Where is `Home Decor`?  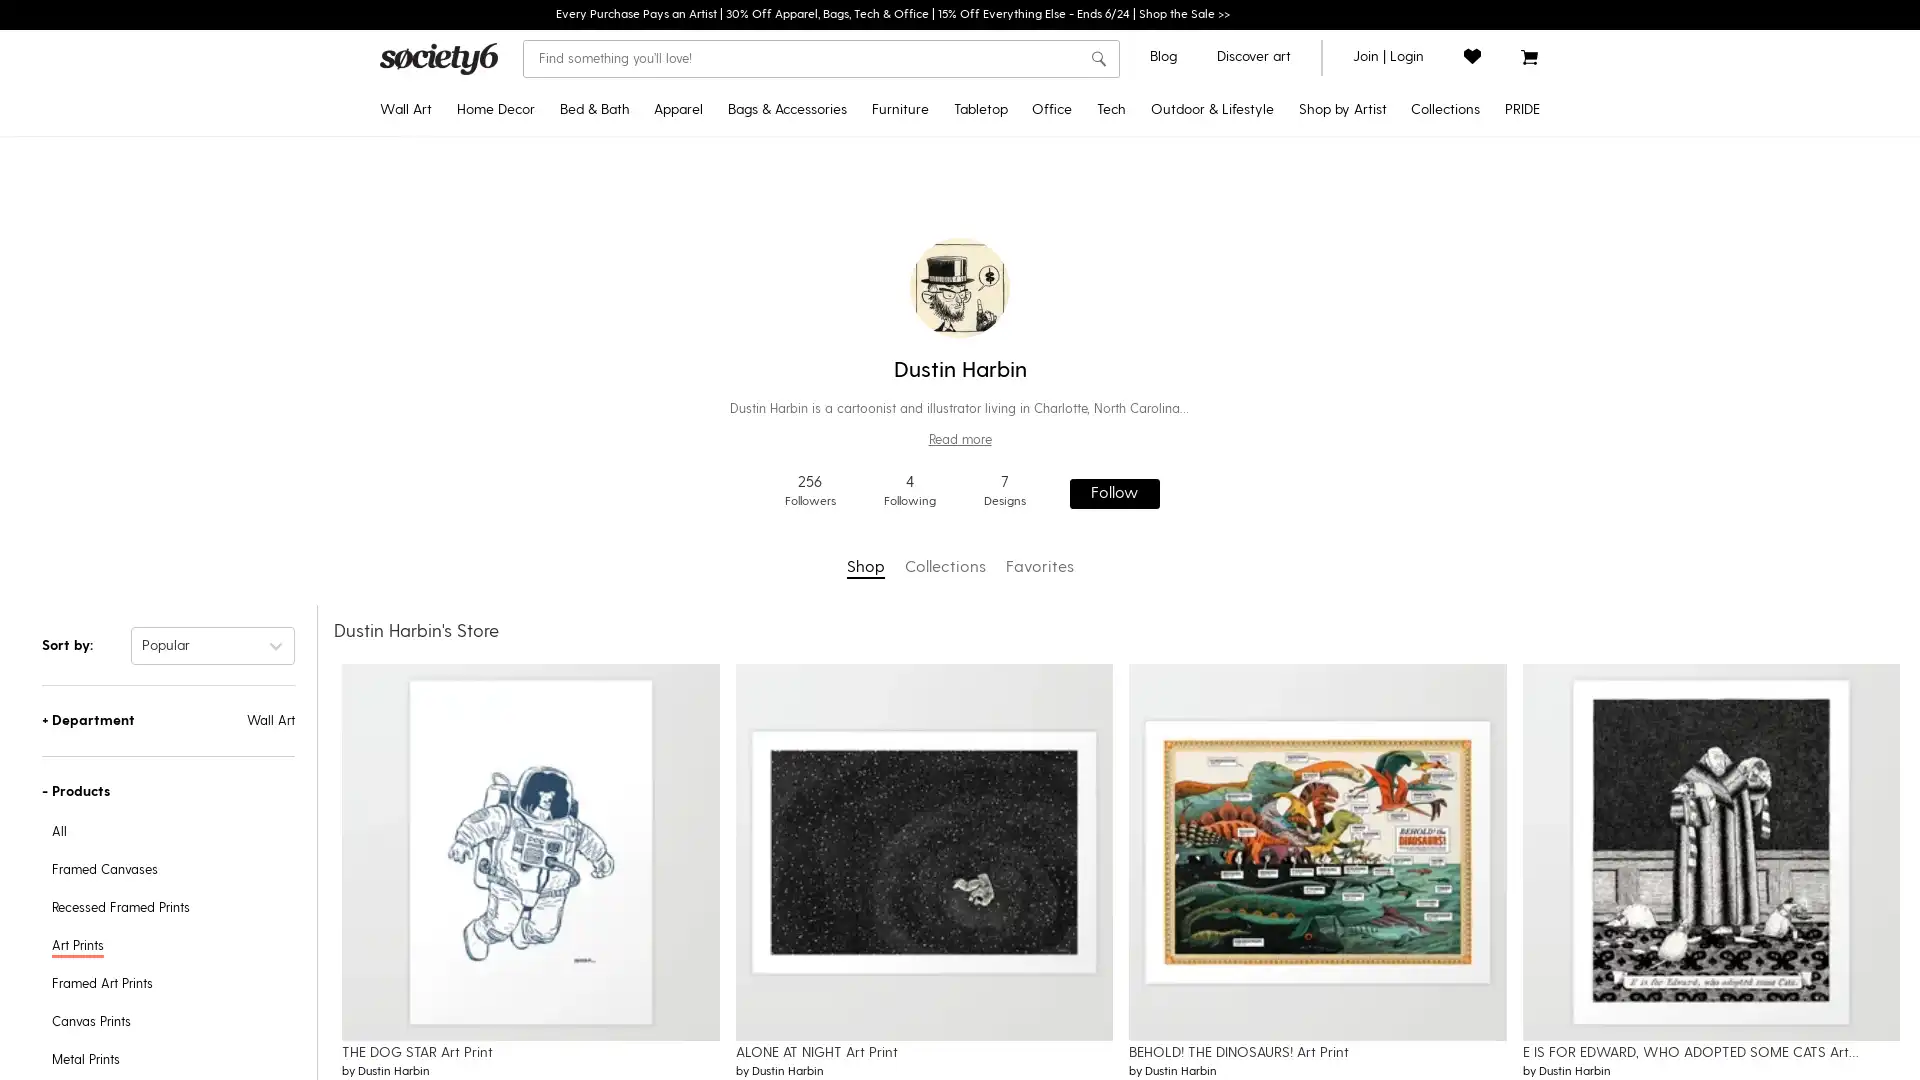
Home Decor is located at coordinates (494, 110).